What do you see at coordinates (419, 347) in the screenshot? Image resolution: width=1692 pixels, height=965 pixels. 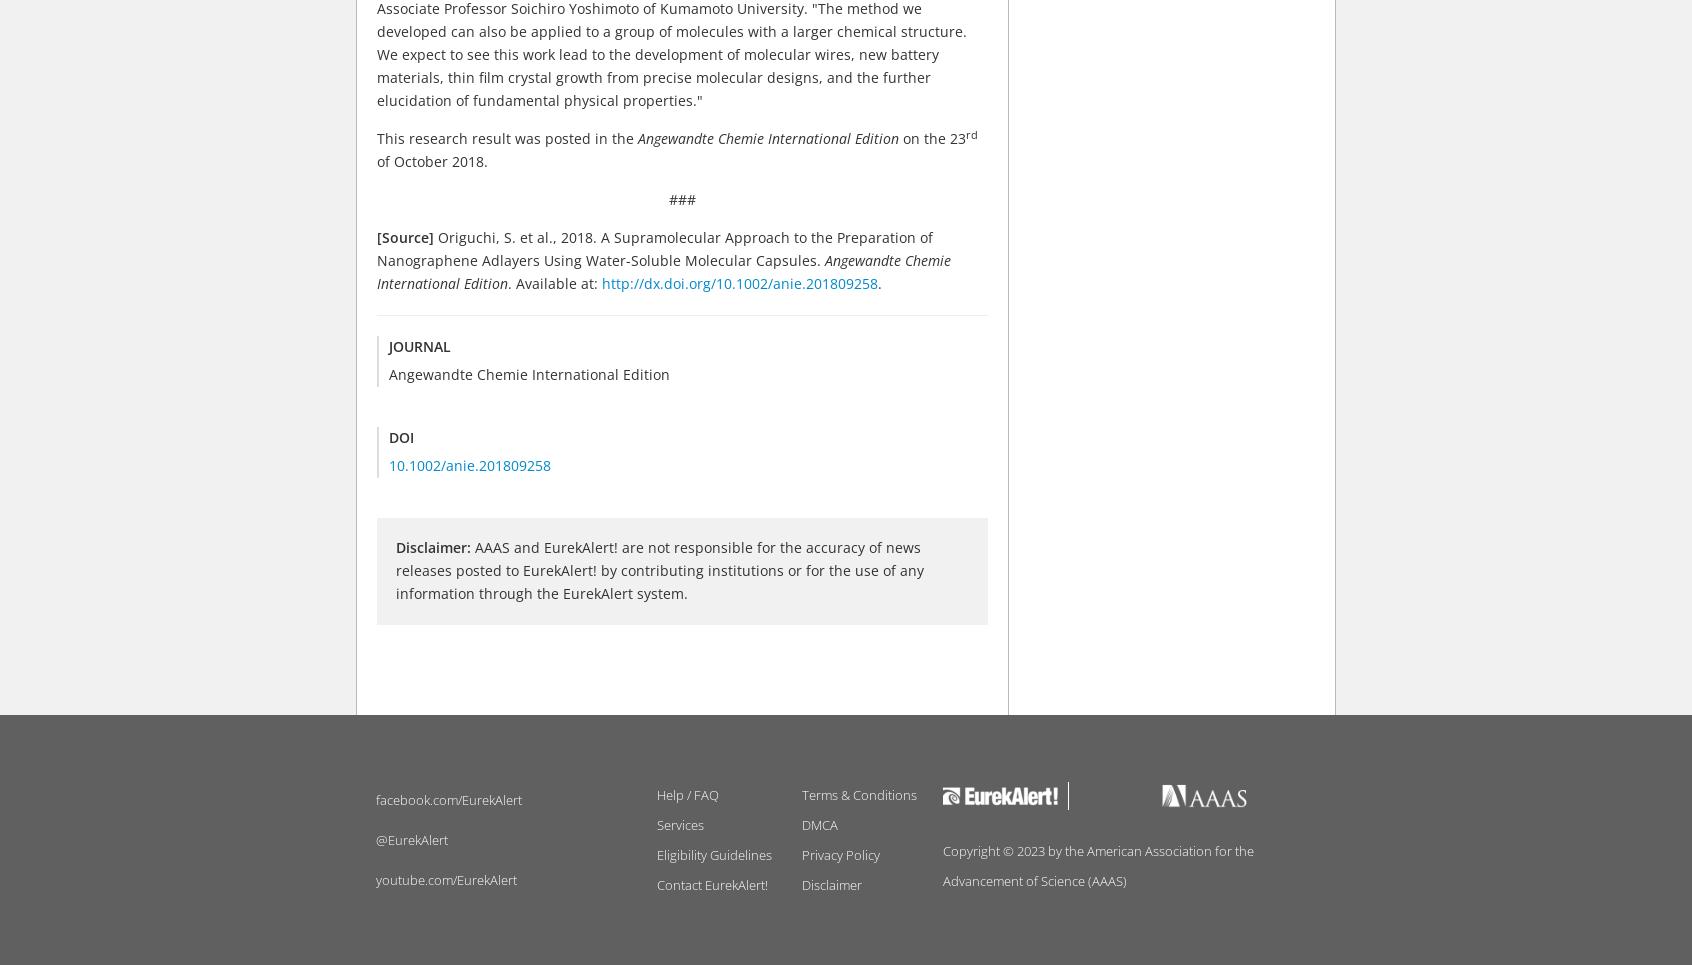 I see `'Journal'` at bounding box center [419, 347].